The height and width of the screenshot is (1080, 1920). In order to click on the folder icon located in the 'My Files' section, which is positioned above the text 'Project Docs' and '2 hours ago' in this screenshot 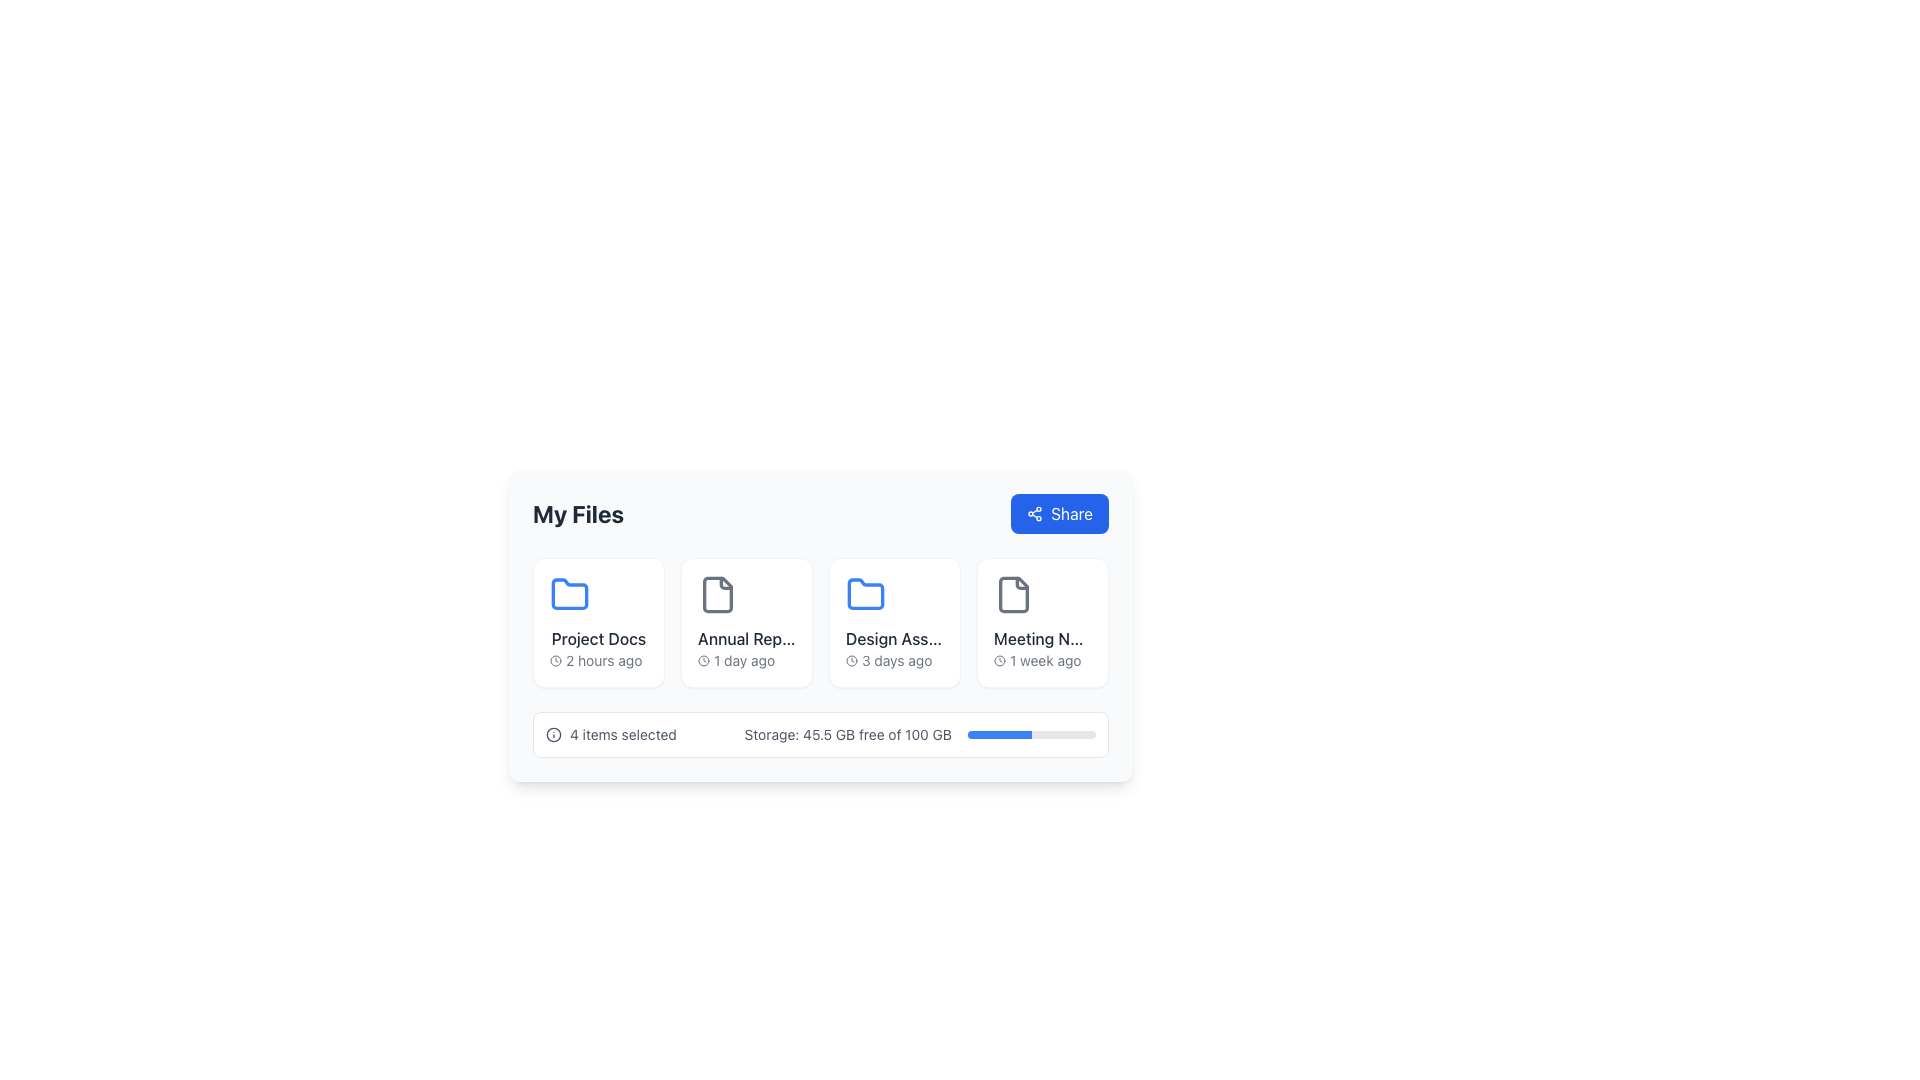, I will do `click(569, 593)`.